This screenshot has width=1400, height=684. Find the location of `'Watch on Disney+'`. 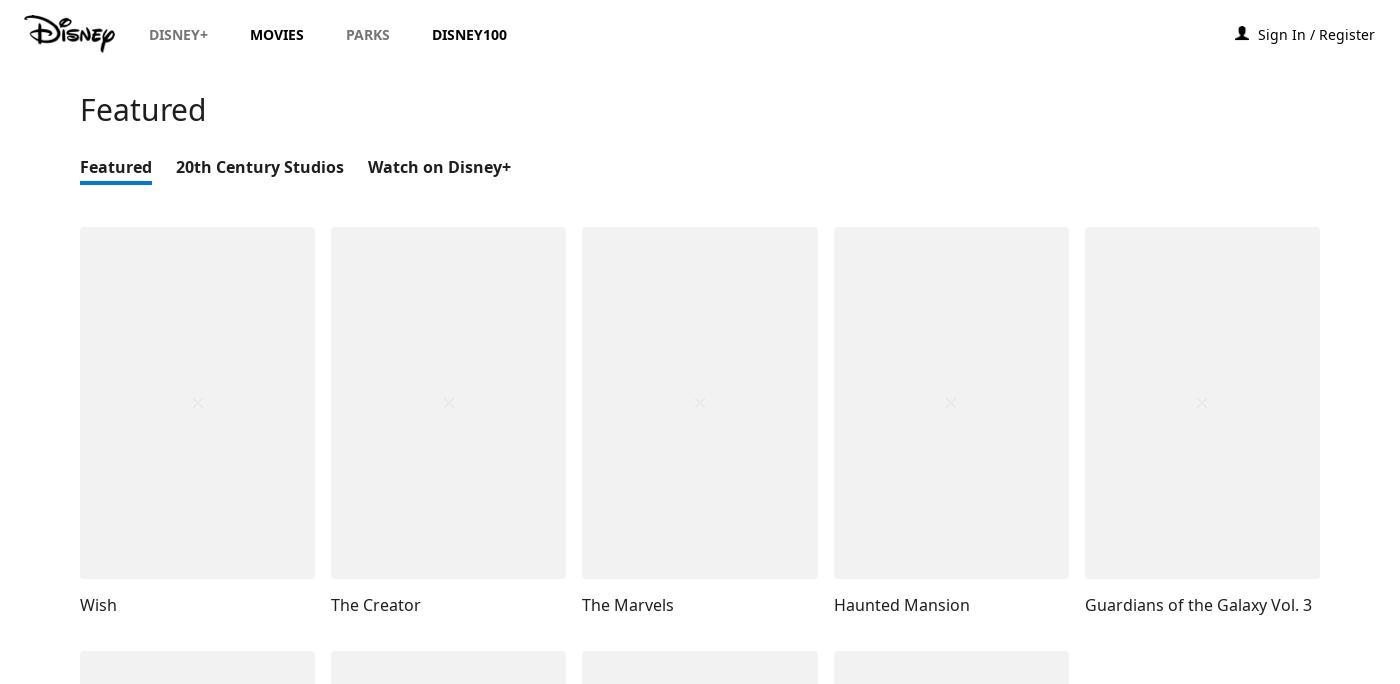

'Watch on Disney+' is located at coordinates (439, 166).